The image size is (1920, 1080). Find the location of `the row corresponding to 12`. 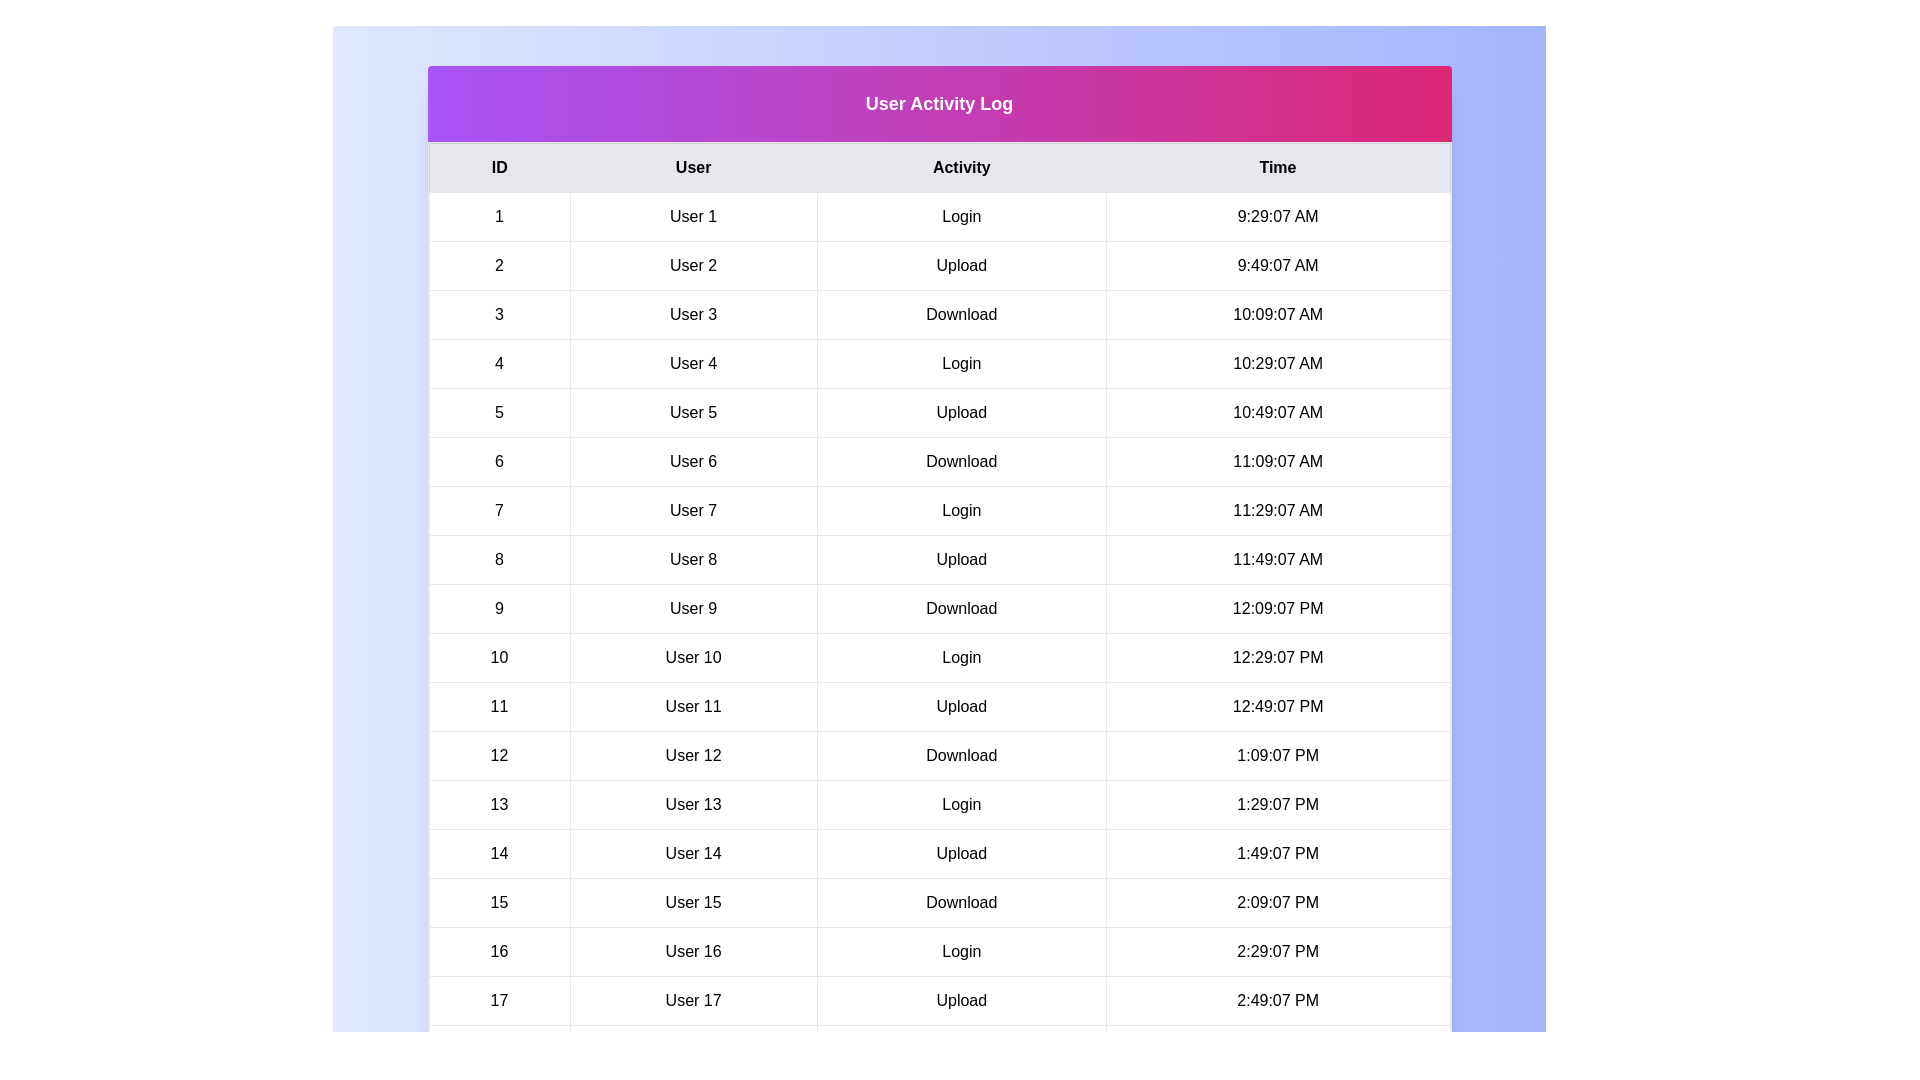

the row corresponding to 12 is located at coordinates (938, 756).